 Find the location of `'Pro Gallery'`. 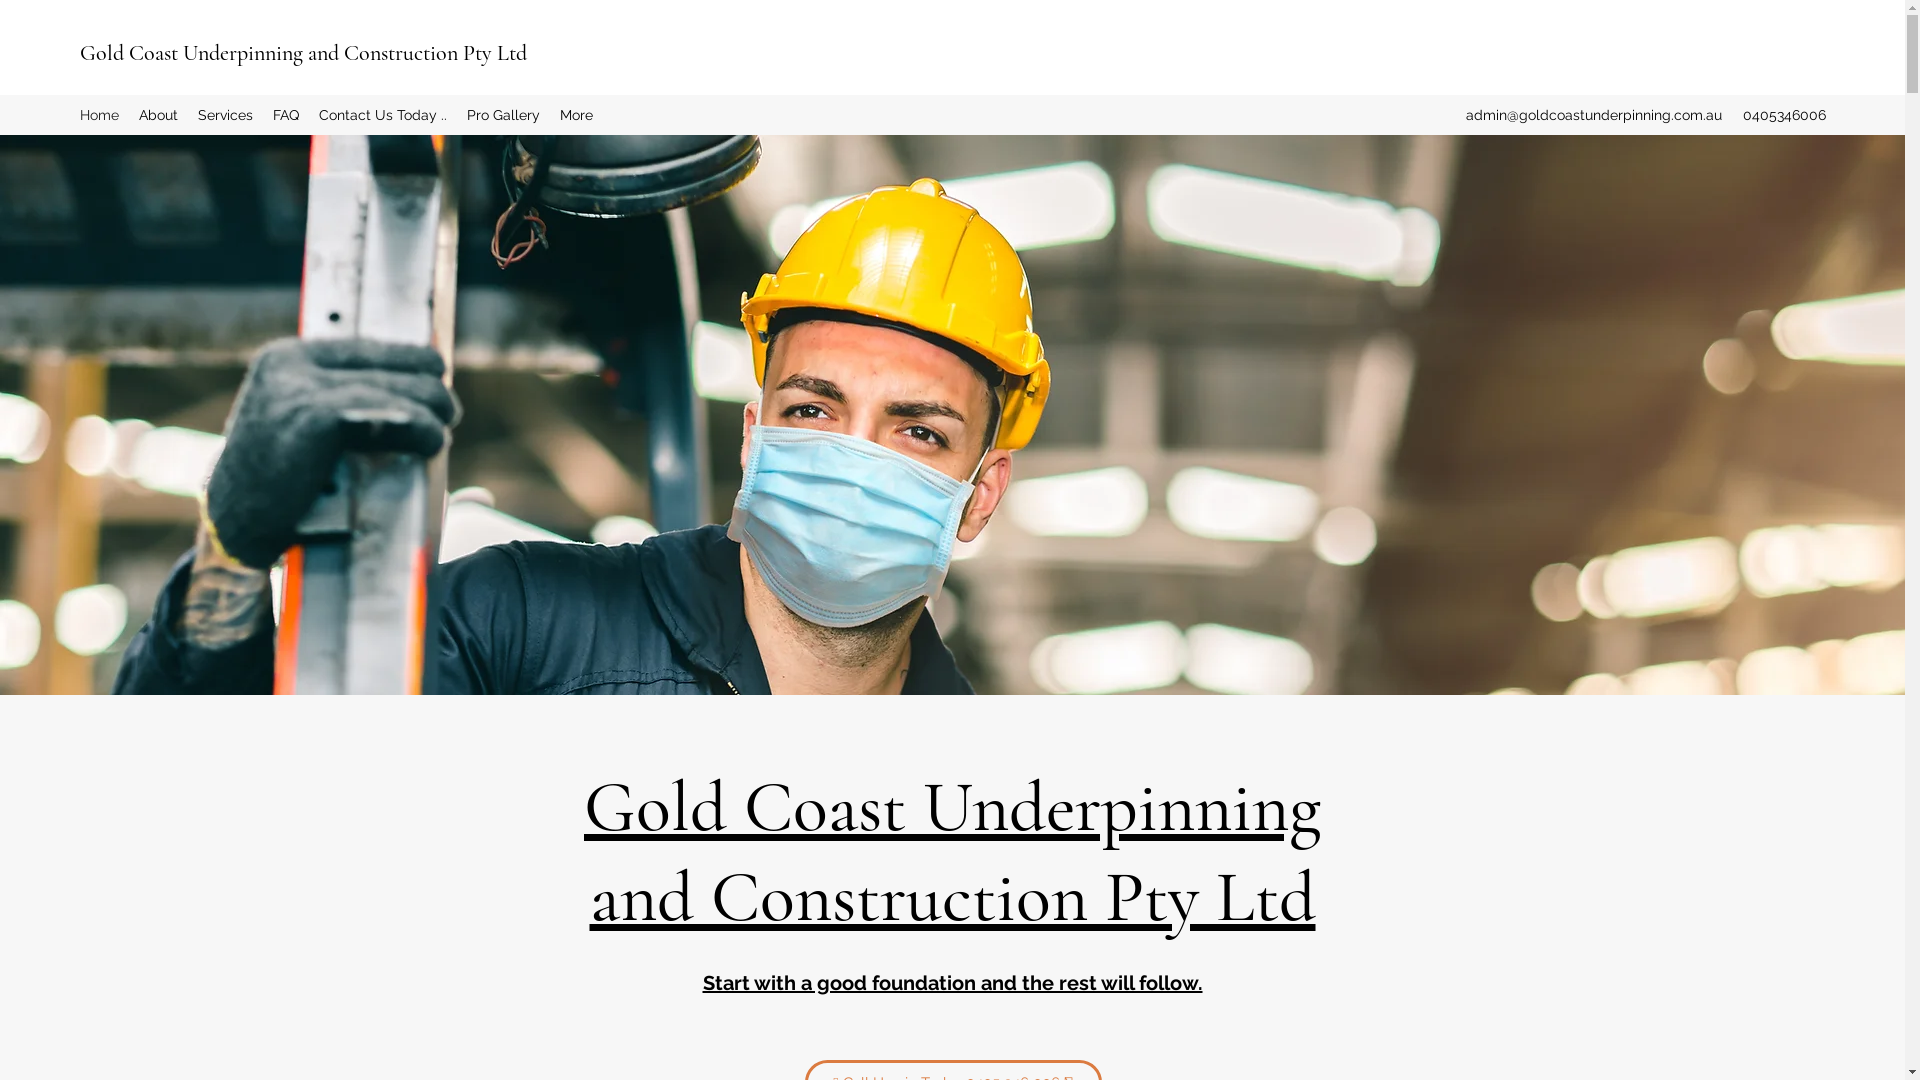

'Pro Gallery' is located at coordinates (503, 115).